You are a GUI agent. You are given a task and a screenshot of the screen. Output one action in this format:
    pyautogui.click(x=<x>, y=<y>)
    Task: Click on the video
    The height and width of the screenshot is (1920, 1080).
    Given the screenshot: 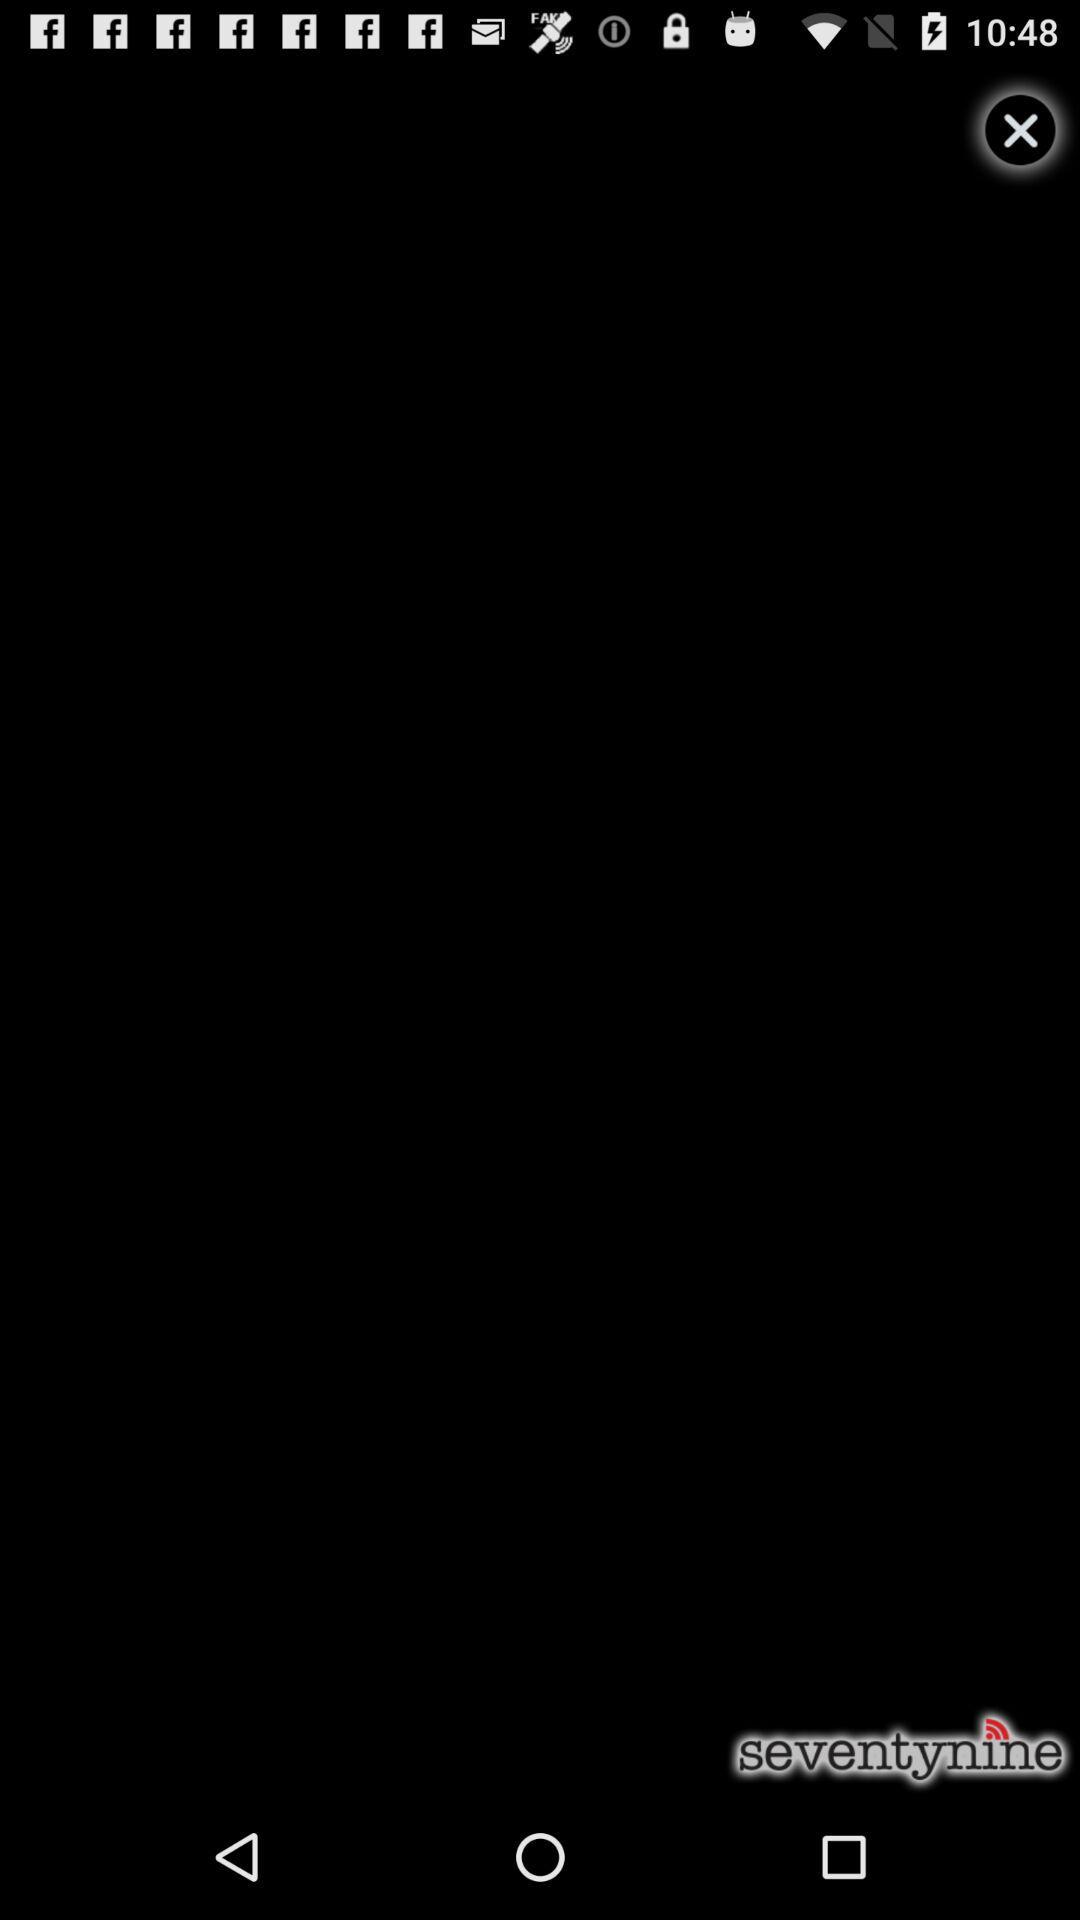 What is the action you would take?
    pyautogui.click(x=1020, y=129)
    